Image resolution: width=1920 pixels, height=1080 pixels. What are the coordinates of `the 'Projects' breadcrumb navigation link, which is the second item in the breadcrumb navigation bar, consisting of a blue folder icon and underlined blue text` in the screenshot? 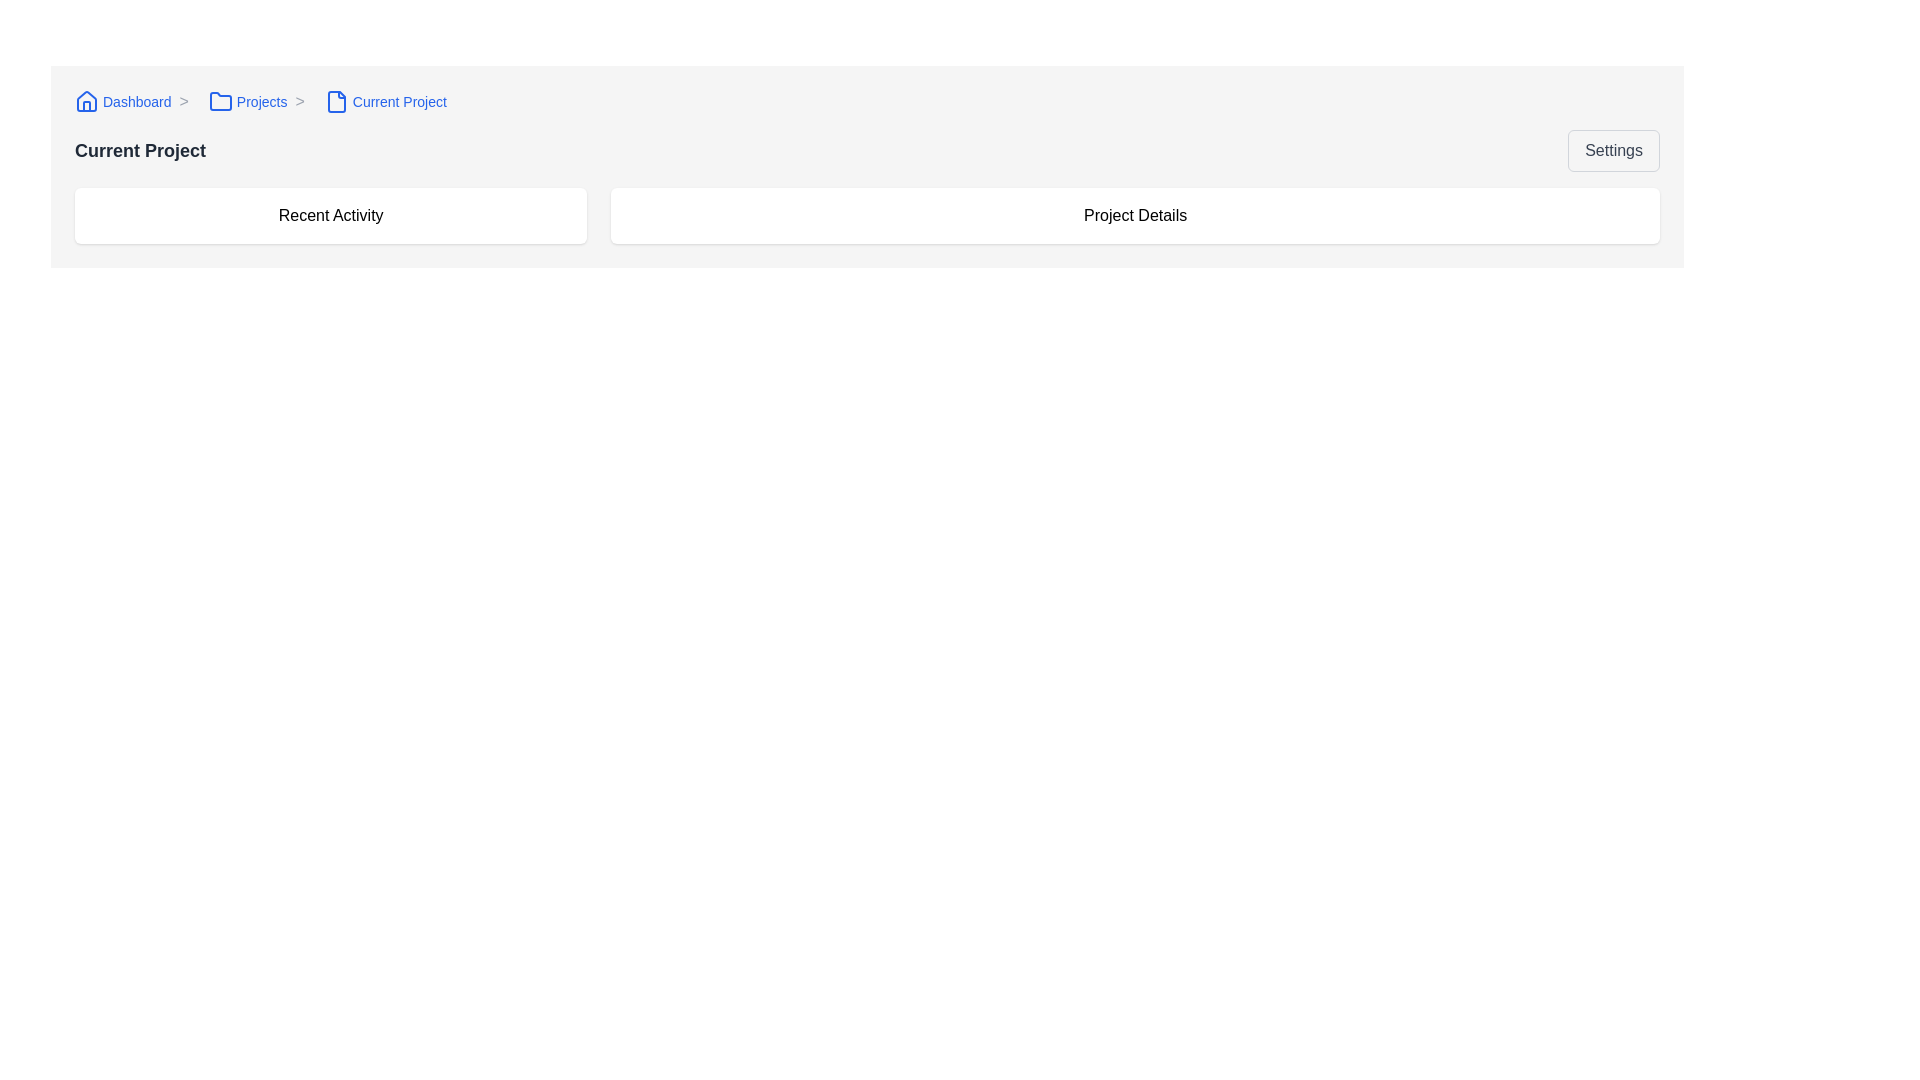 It's located at (259, 101).